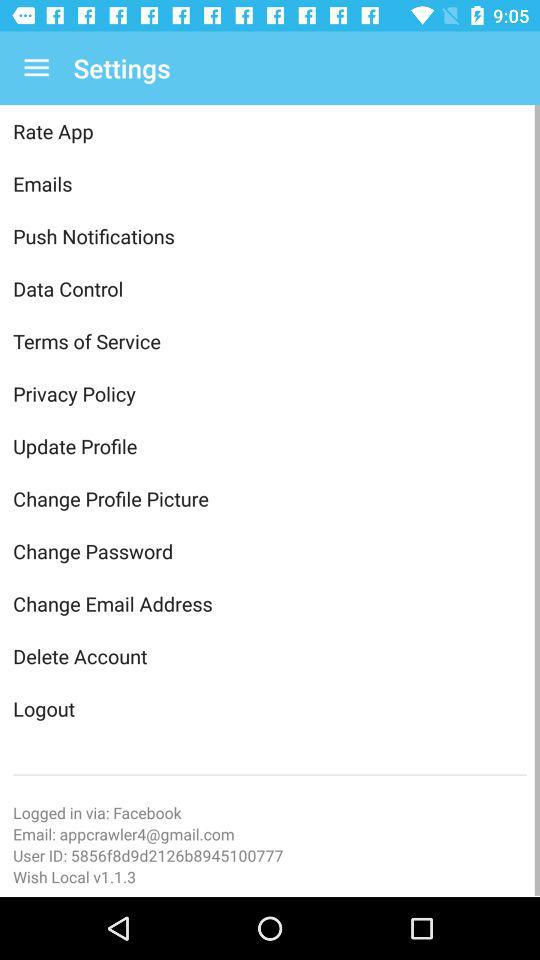  I want to click on item below the terms of service icon, so click(270, 392).